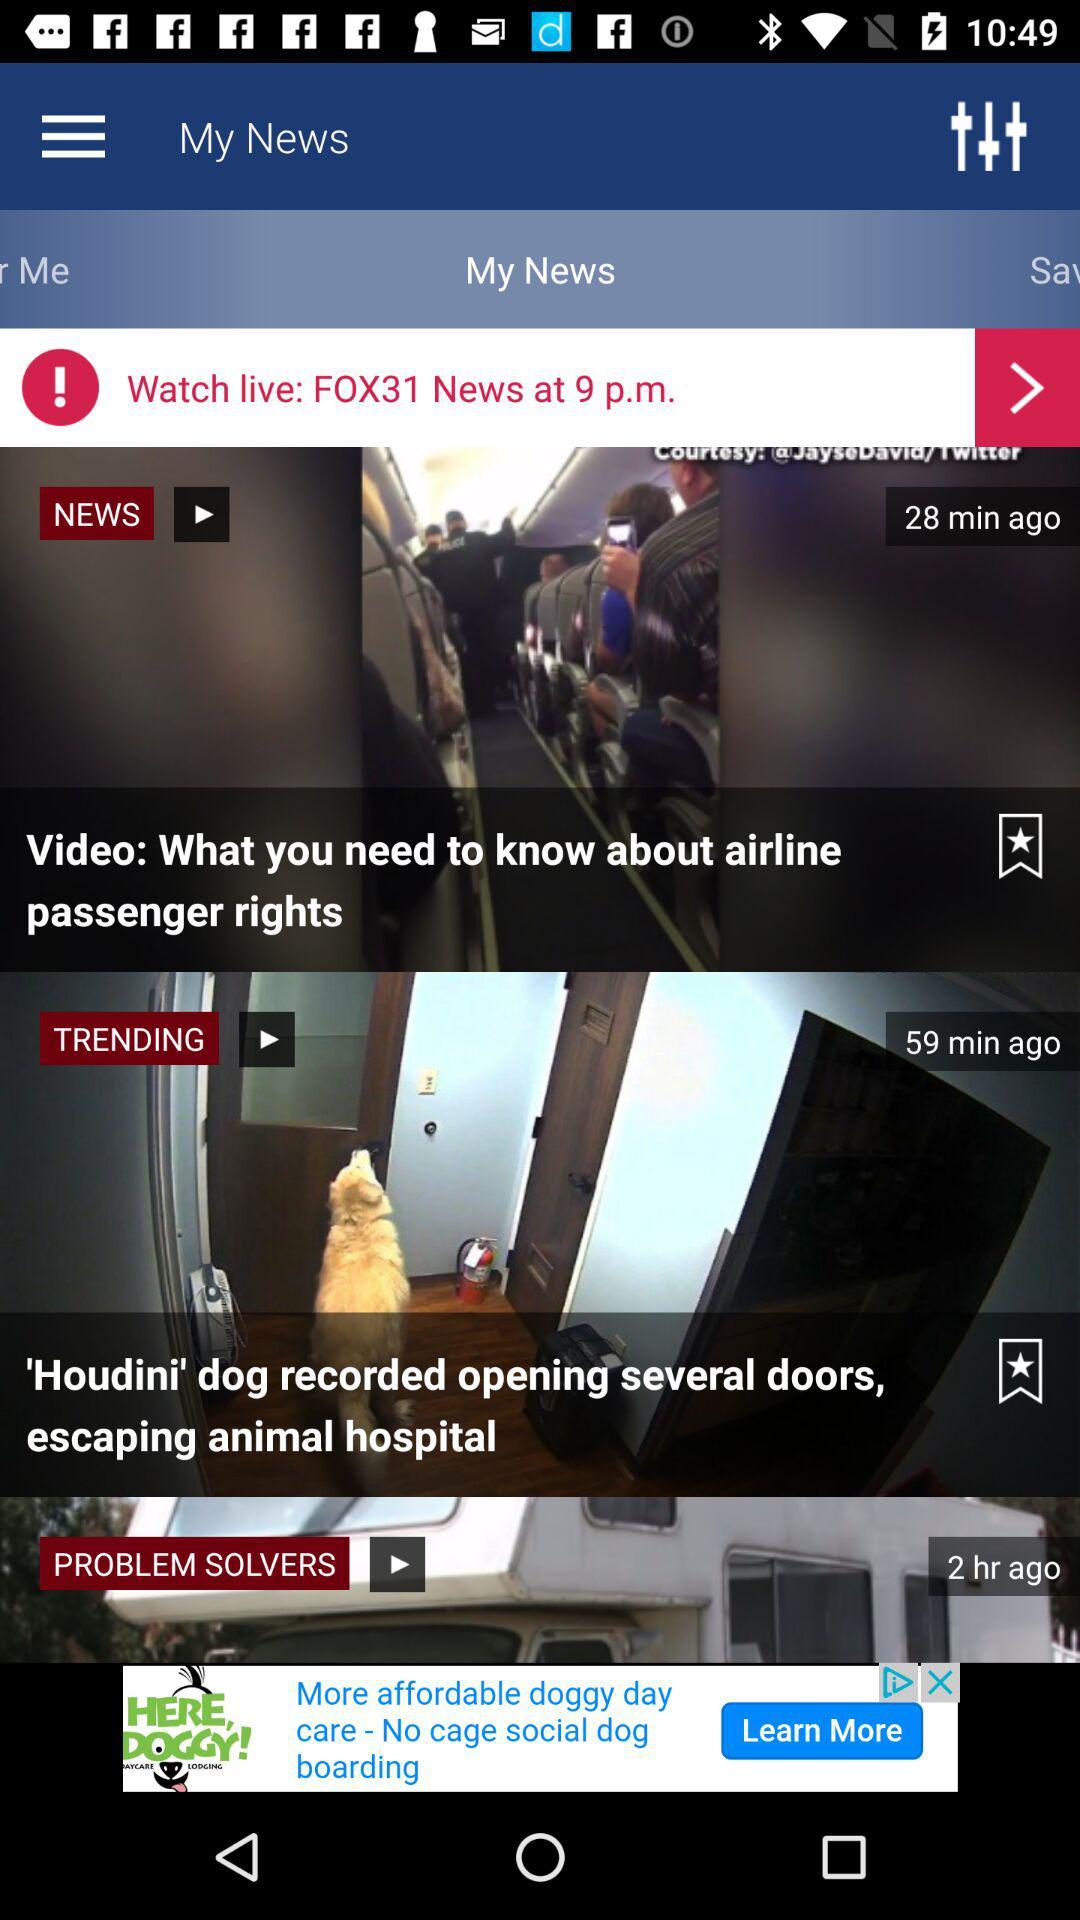 The height and width of the screenshot is (1920, 1080). What do you see at coordinates (987, 135) in the screenshot?
I see `settings` at bounding box center [987, 135].